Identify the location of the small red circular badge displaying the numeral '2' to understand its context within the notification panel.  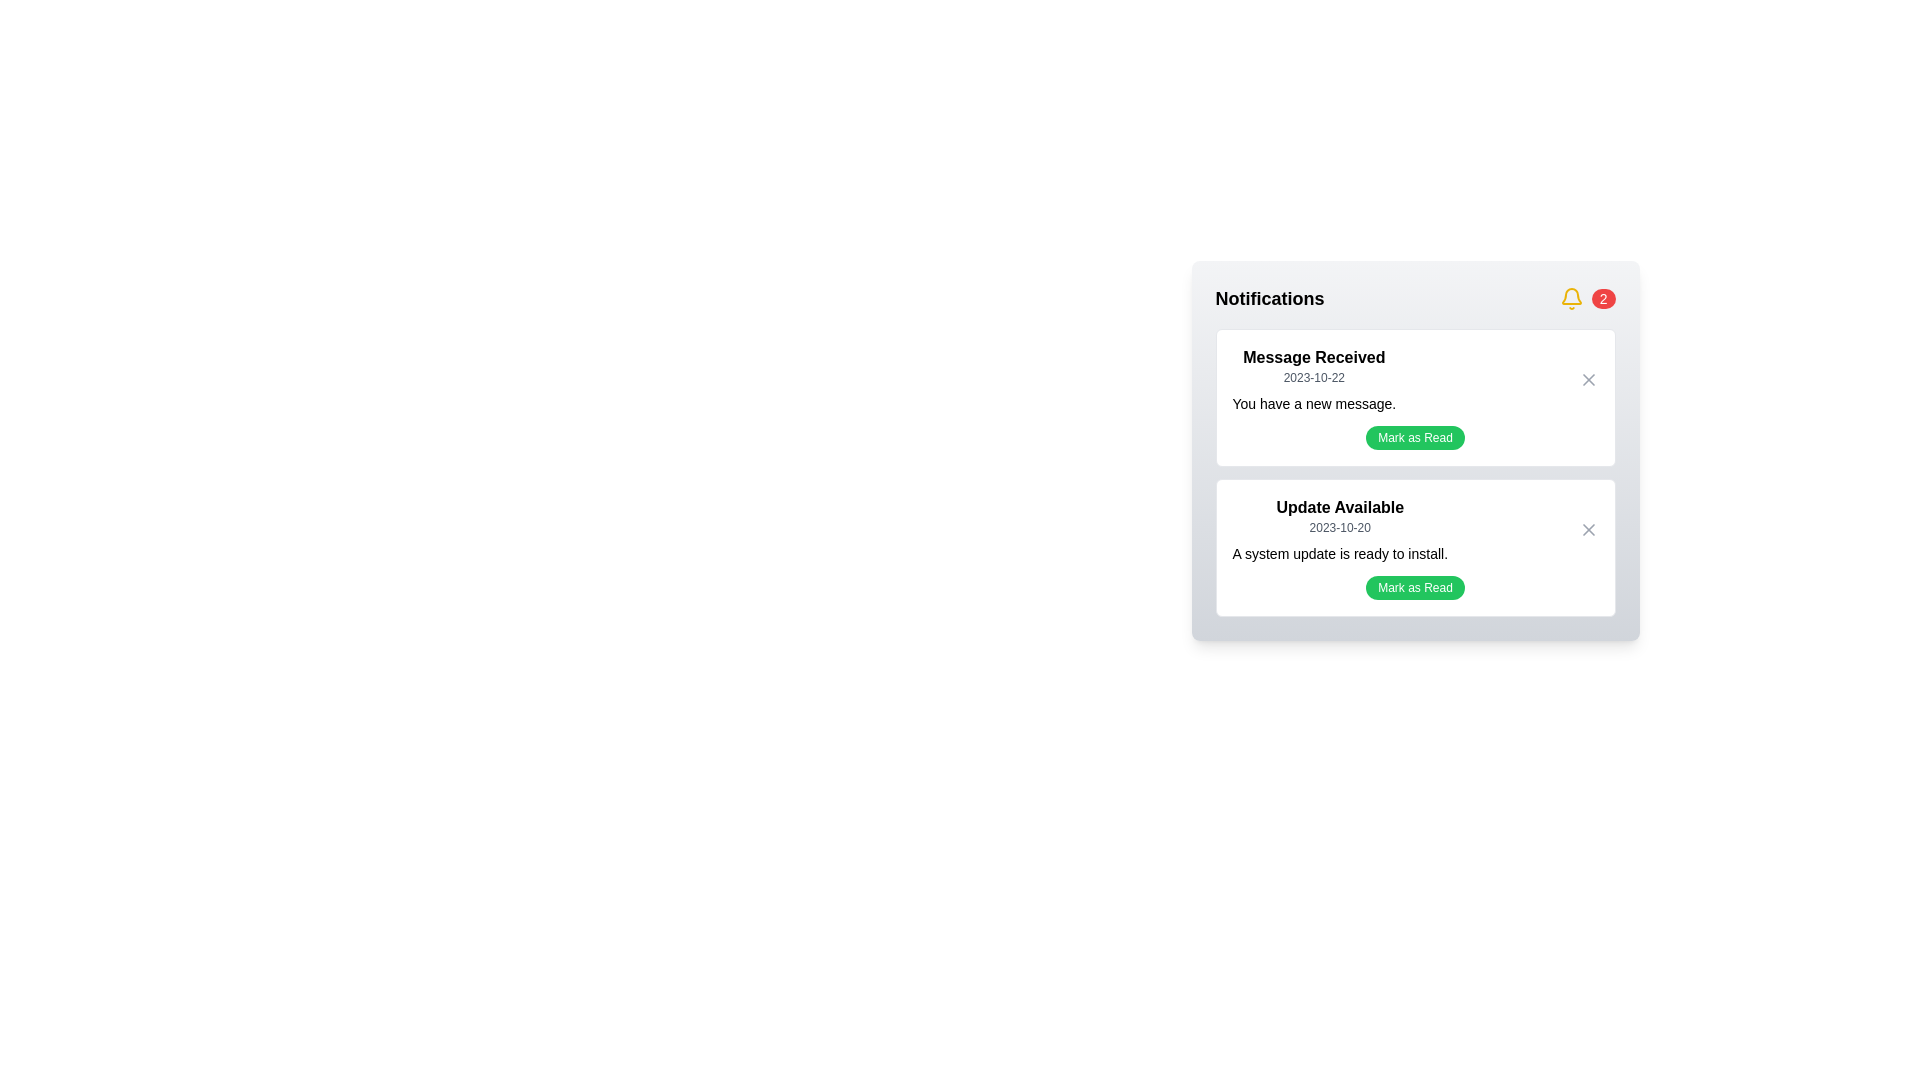
(1603, 299).